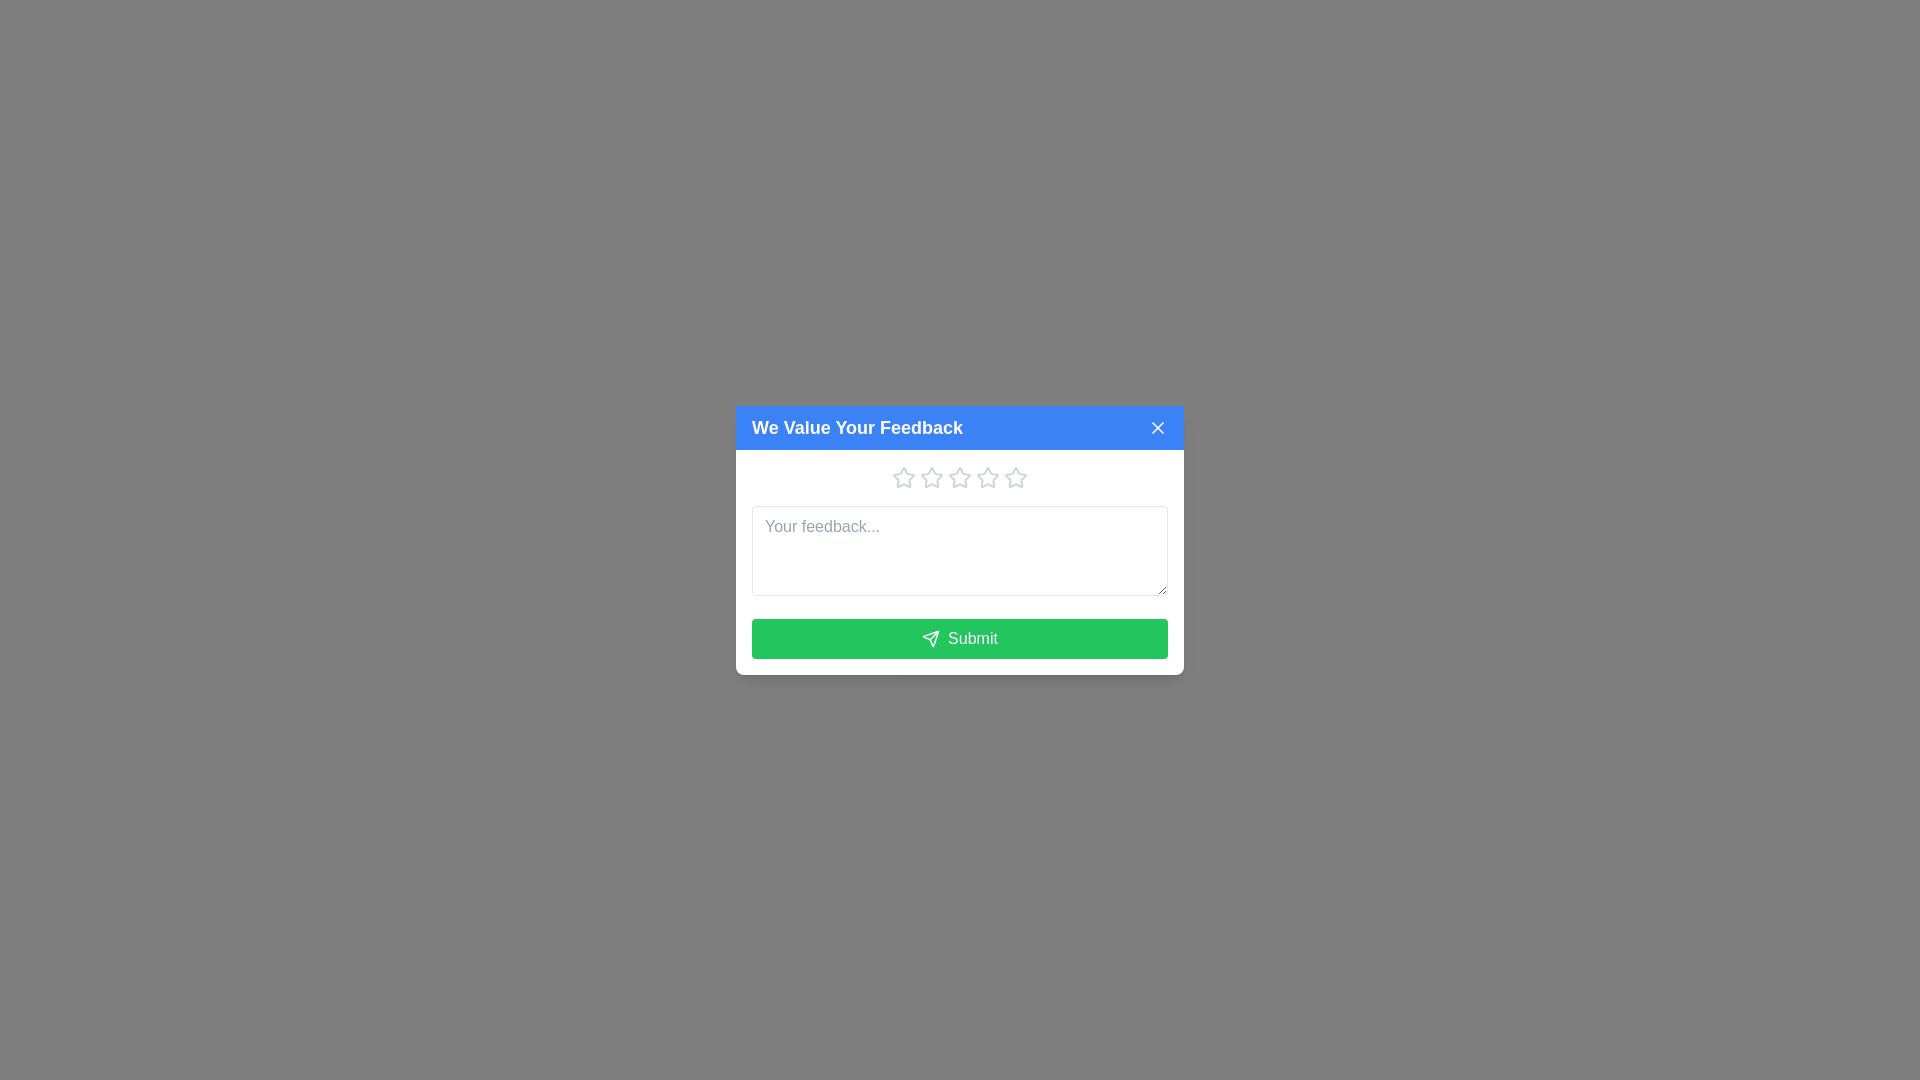 The image size is (1920, 1080). What do you see at coordinates (930, 477) in the screenshot?
I see `the second star icon in the horizontal sequence of five stars, which is styled in light gray with a hollow center, to trigger a visual or functional response` at bounding box center [930, 477].